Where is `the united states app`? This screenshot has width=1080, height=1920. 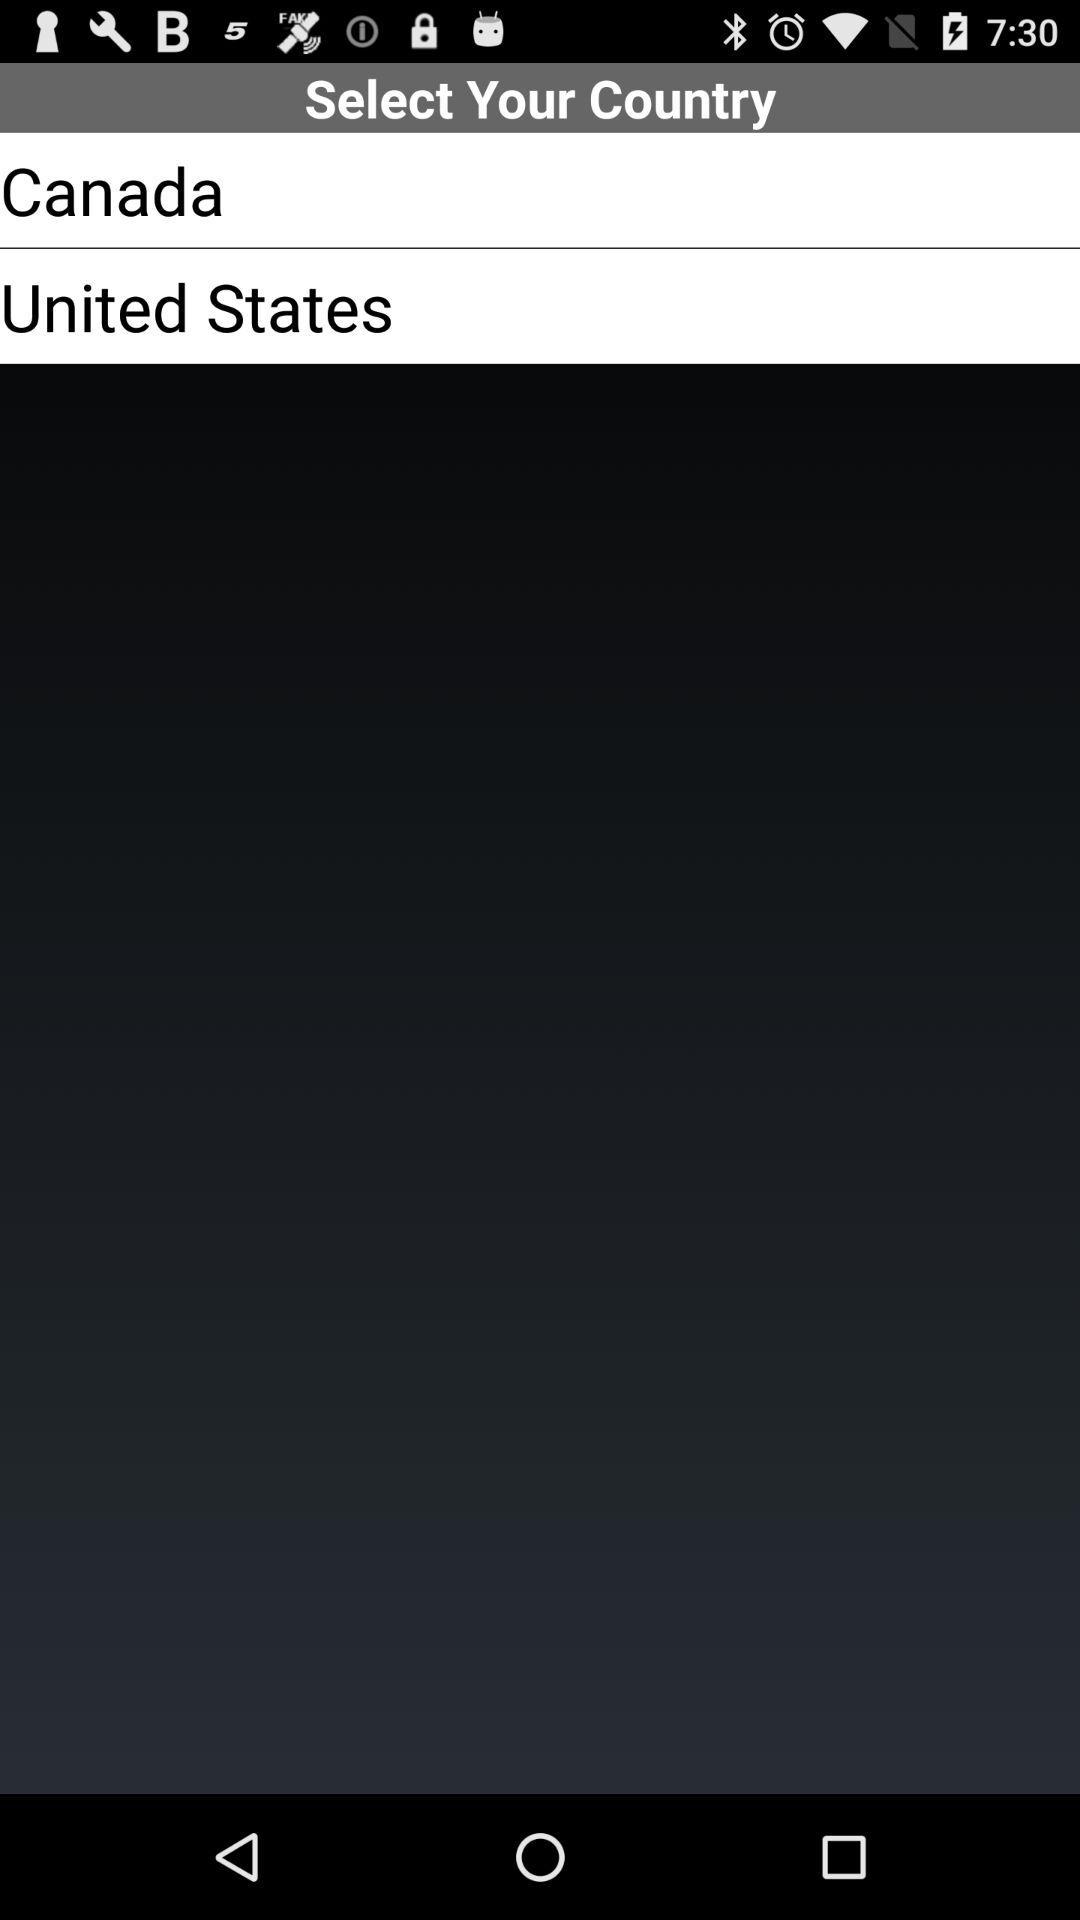 the united states app is located at coordinates (196, 305).